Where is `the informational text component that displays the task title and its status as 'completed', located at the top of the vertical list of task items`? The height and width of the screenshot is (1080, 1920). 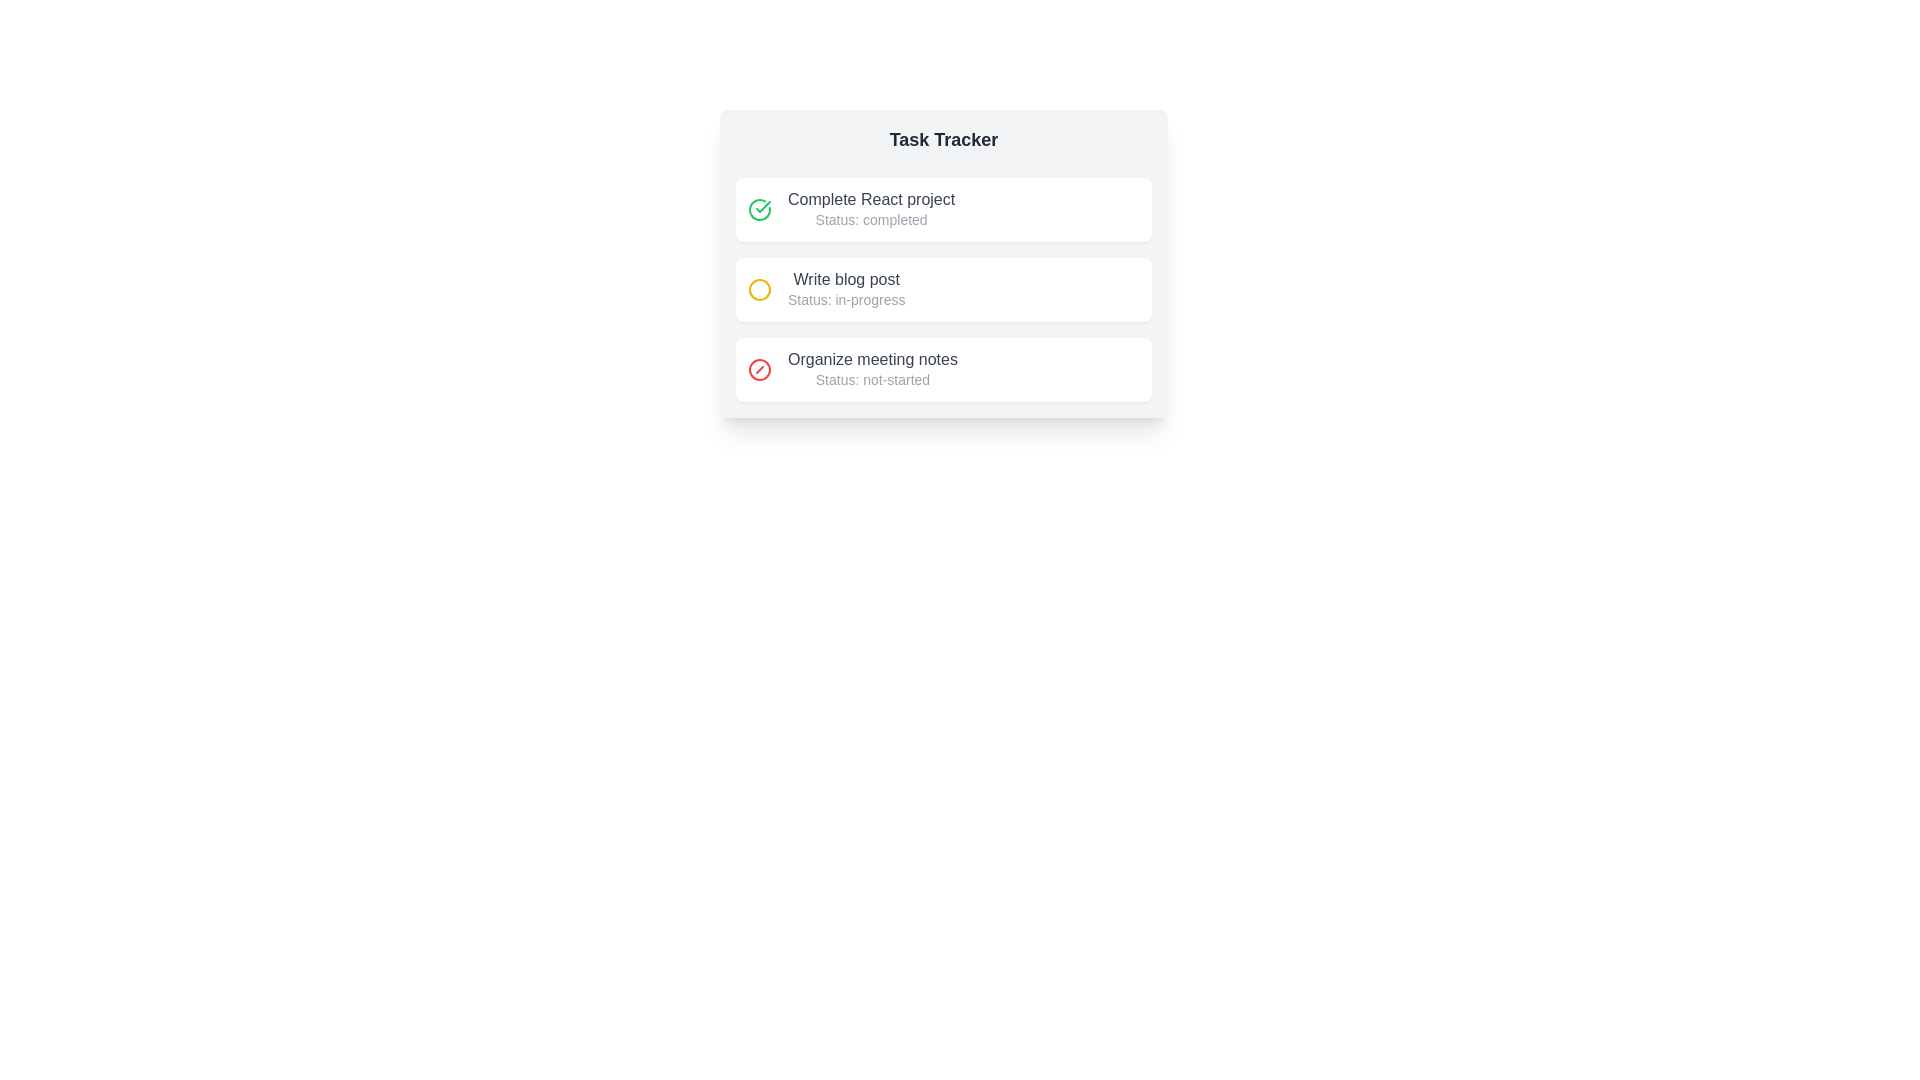 the informational text component that displays the task title and its status as 'completed', located at the top of the vertical list of task items is located at coordinates (871, 209).